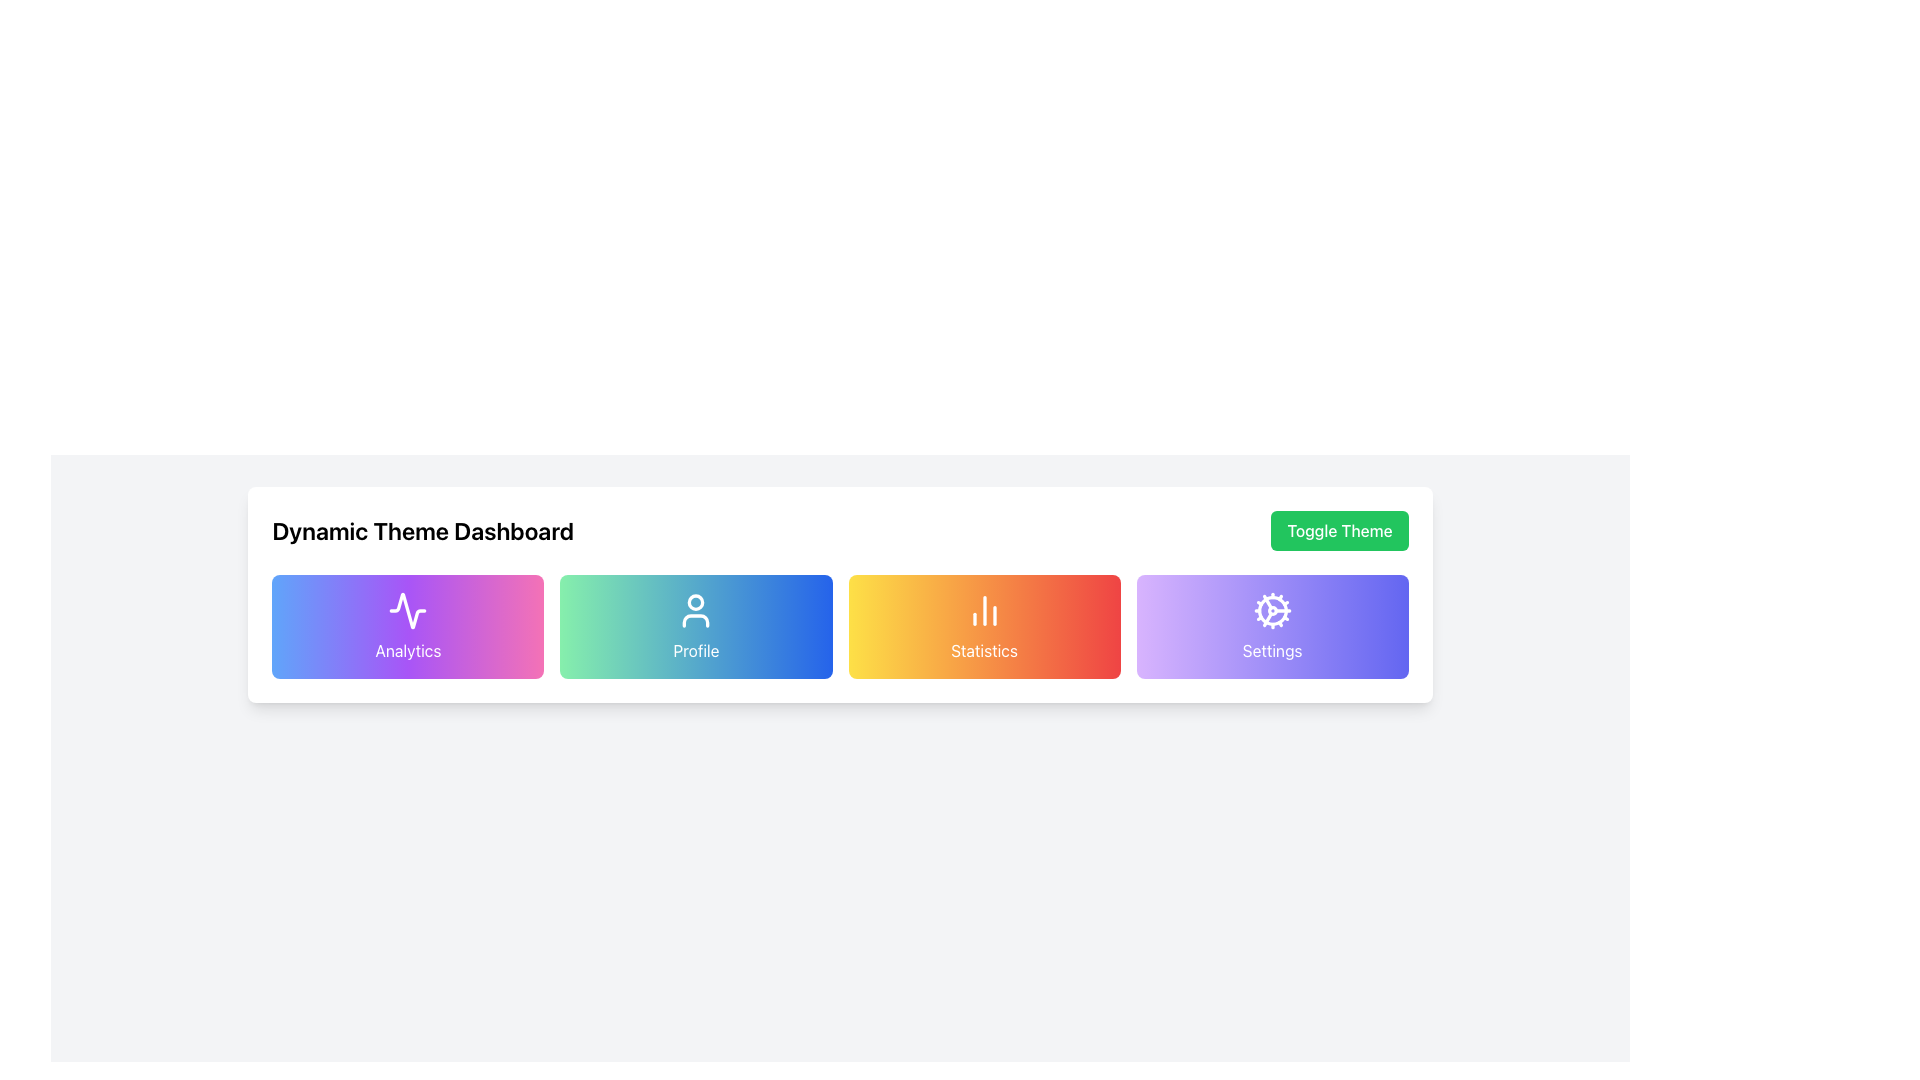  I want to click on the position of the circular subcomponent of the 'Profile' icon located at the top section of the dashboard interface, so click(696, 601).